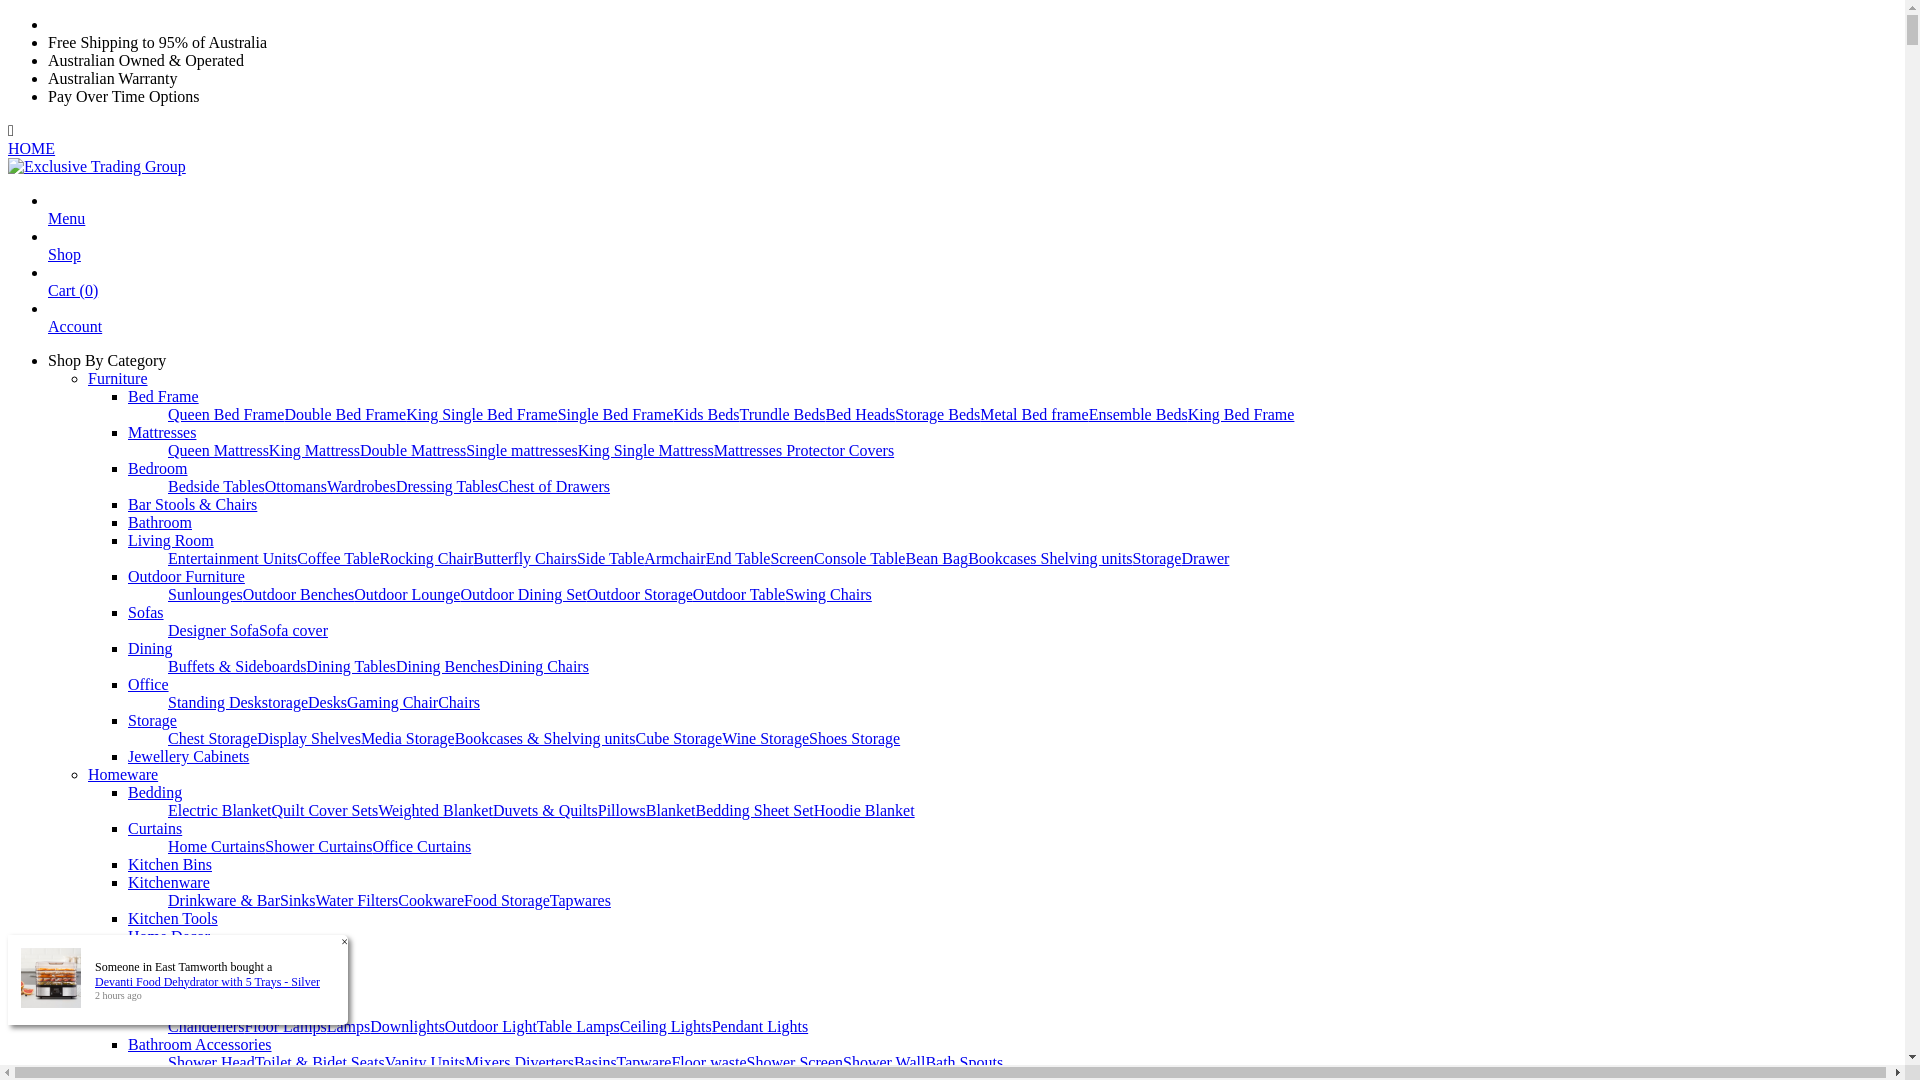 The image size is (1920, 1080). I want to click on 'Drinkware & Bar', so click(224, 900).